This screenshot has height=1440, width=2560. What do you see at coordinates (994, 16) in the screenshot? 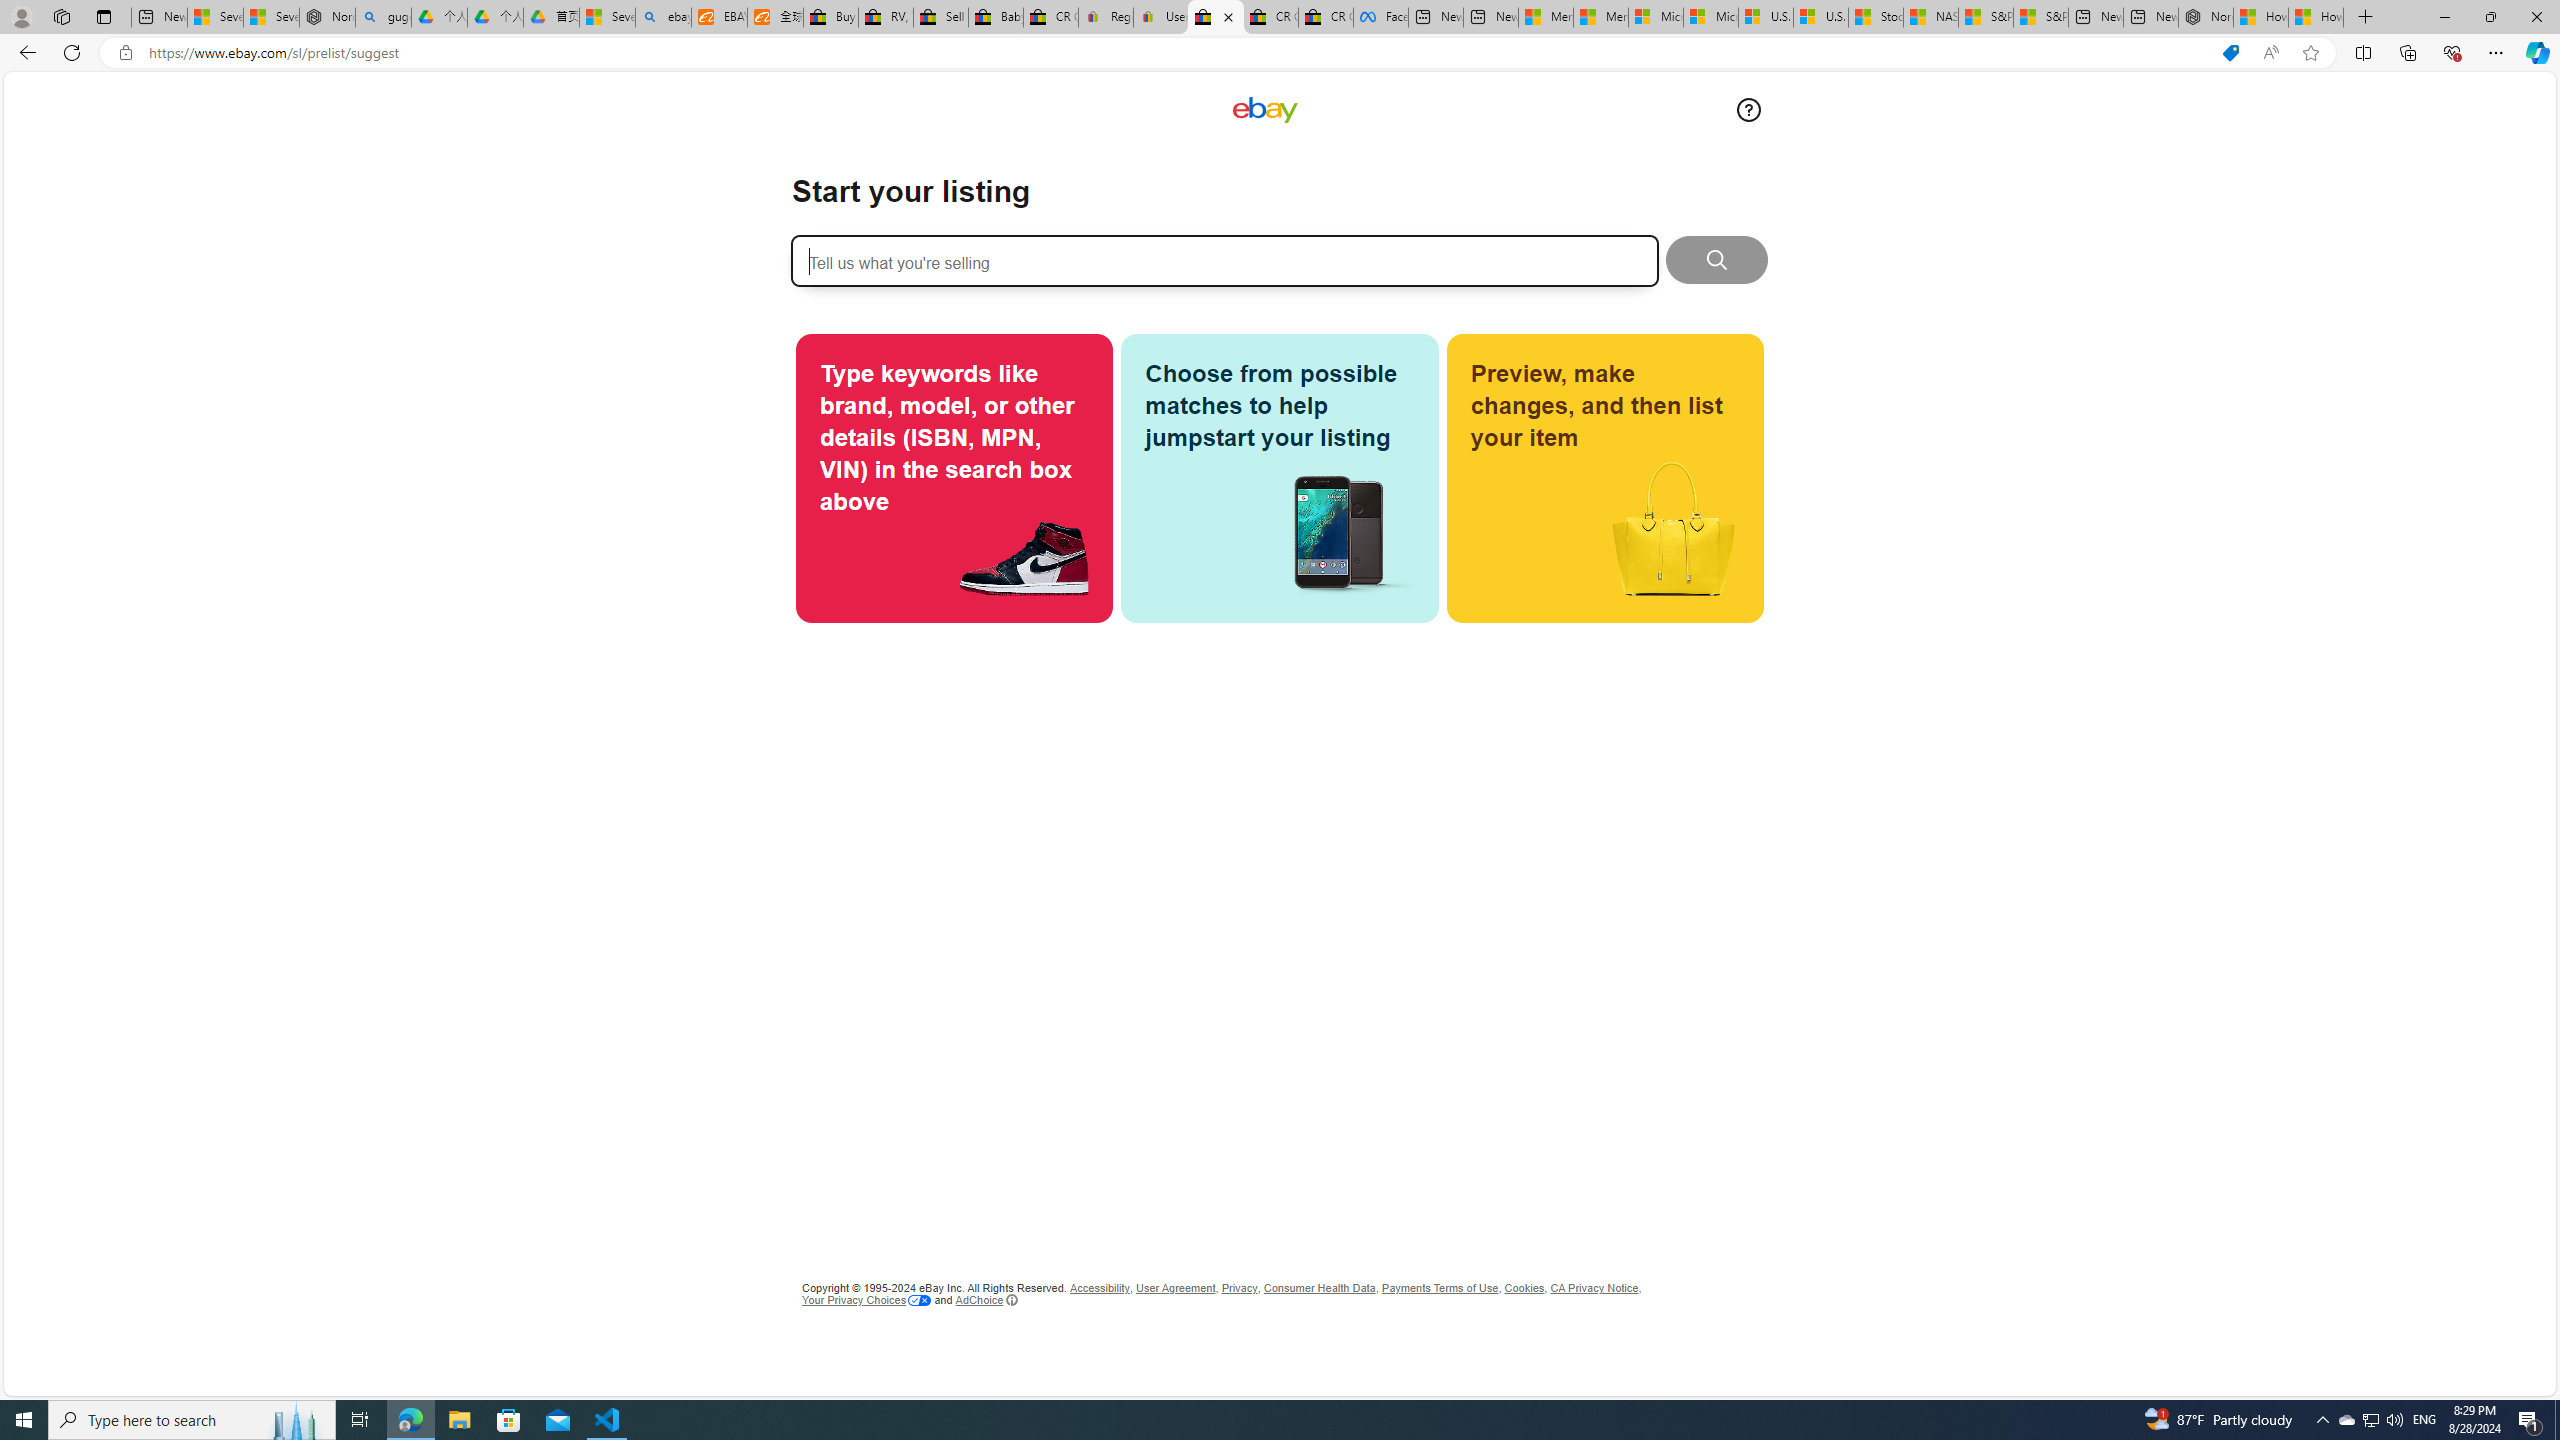
I see `'Baby Keepsakes & Announcements for sale | eBay'` at bounding box center [994, 16].